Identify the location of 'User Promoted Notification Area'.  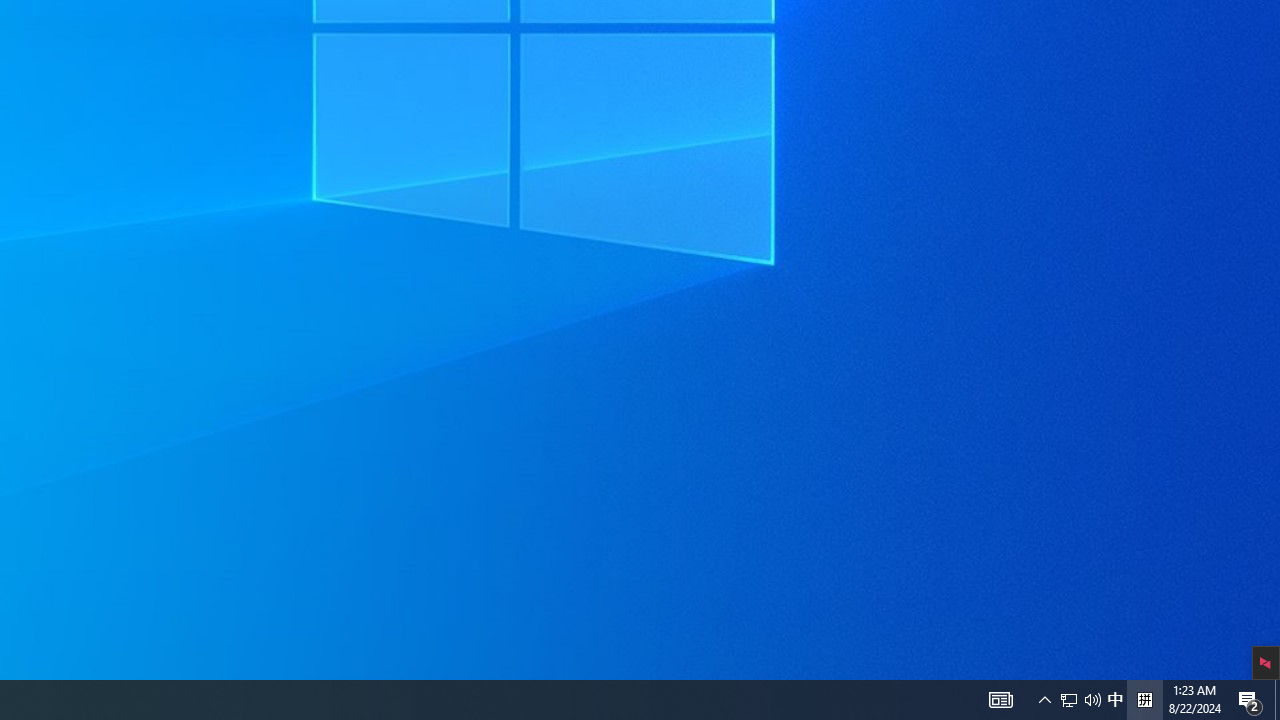
(1114, 698).